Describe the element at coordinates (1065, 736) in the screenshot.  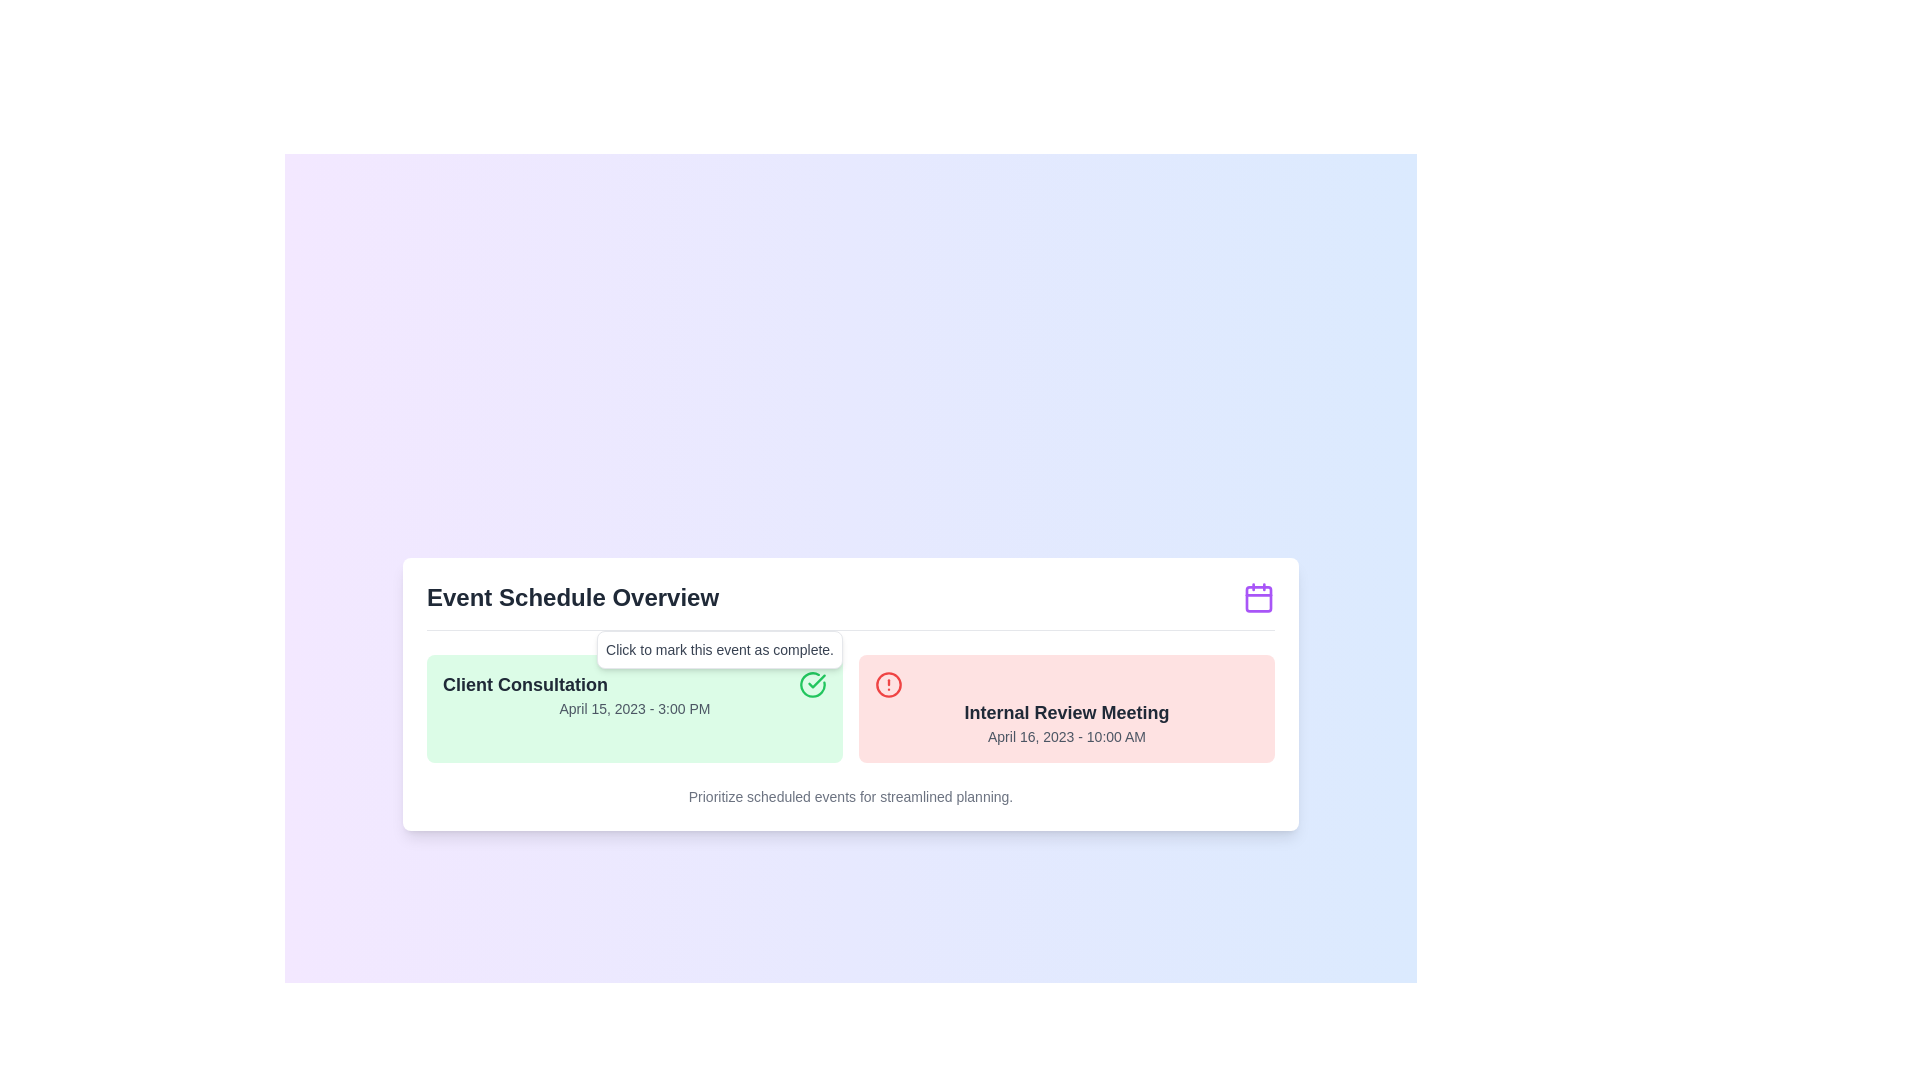
I see `the text label that indicates the scheduled date and time for the 'Internal Review Meeting', located beneath the title text within the red-bordered event card` at that location.